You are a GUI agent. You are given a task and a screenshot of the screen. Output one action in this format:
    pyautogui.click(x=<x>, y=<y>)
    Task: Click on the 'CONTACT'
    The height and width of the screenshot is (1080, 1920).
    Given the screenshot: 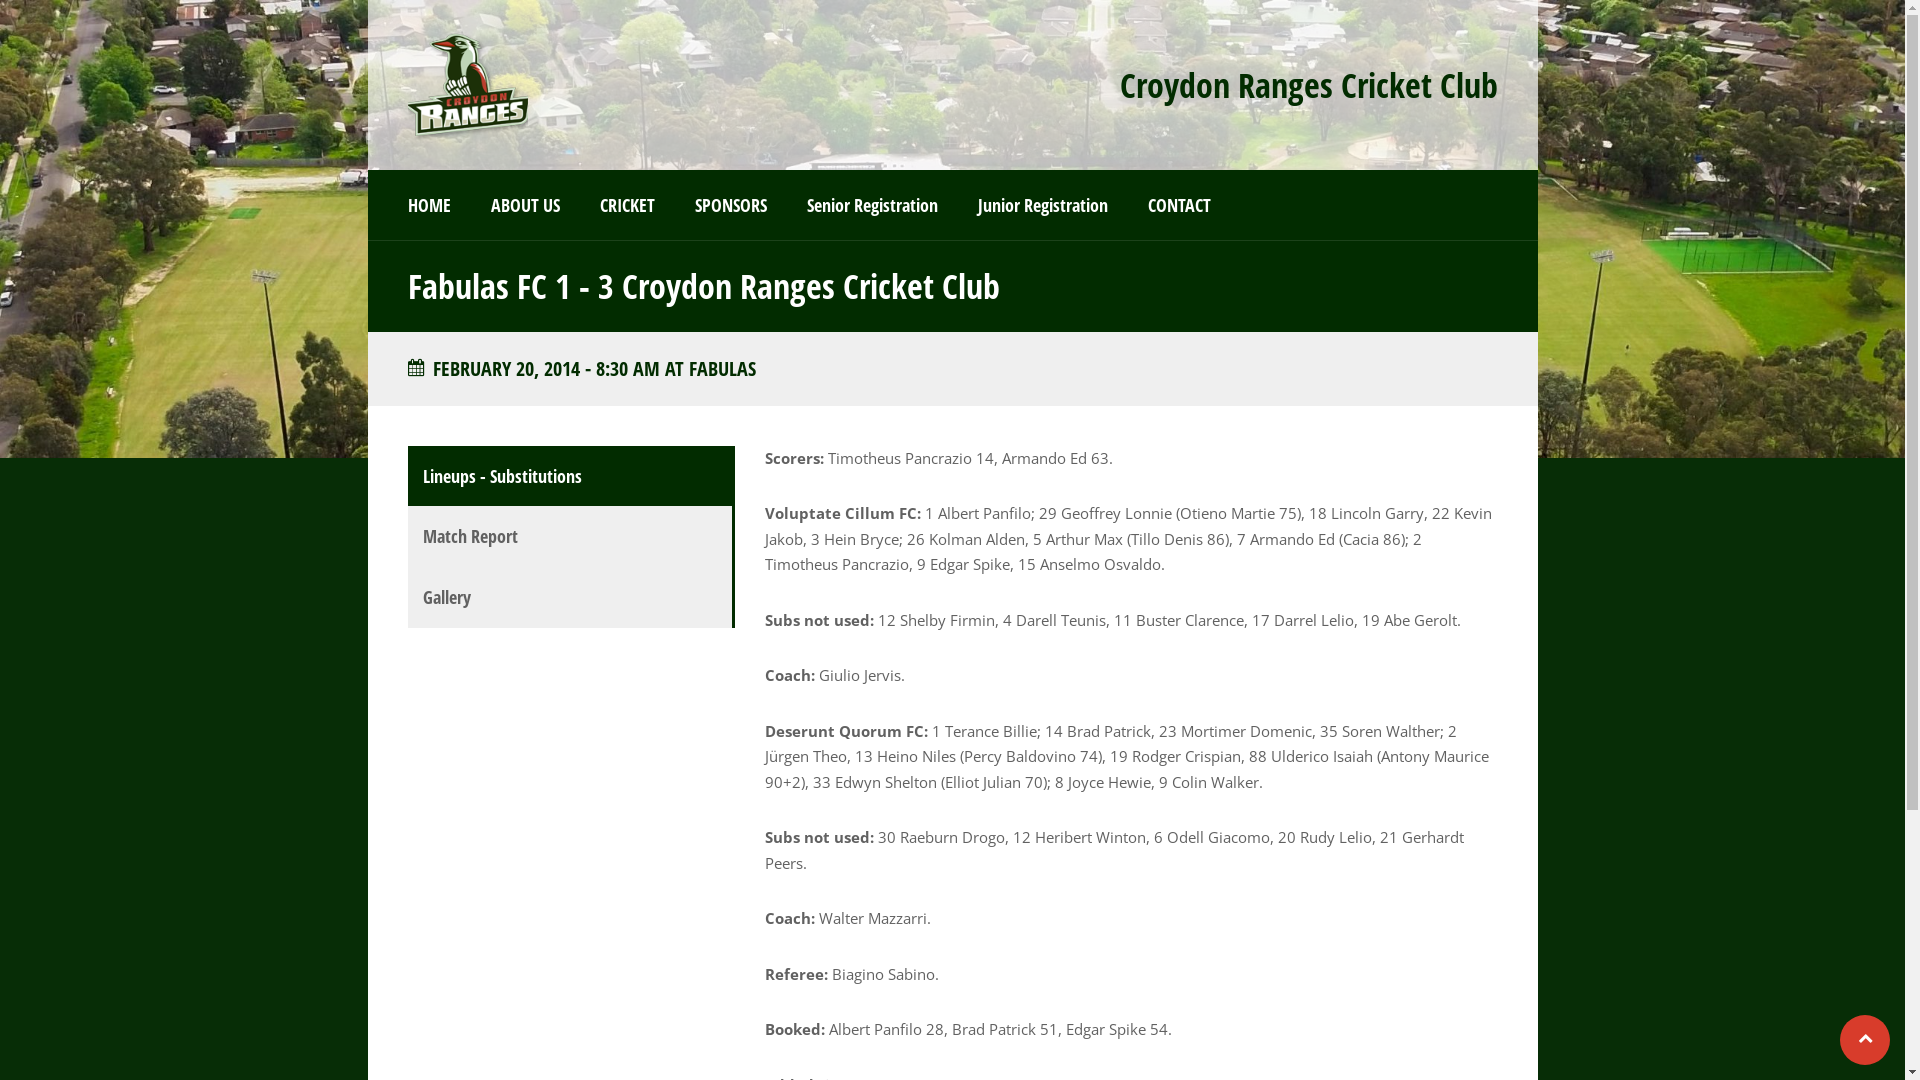 What is the action you would take?
    pyautogui.click(x=1179, y=204)
    